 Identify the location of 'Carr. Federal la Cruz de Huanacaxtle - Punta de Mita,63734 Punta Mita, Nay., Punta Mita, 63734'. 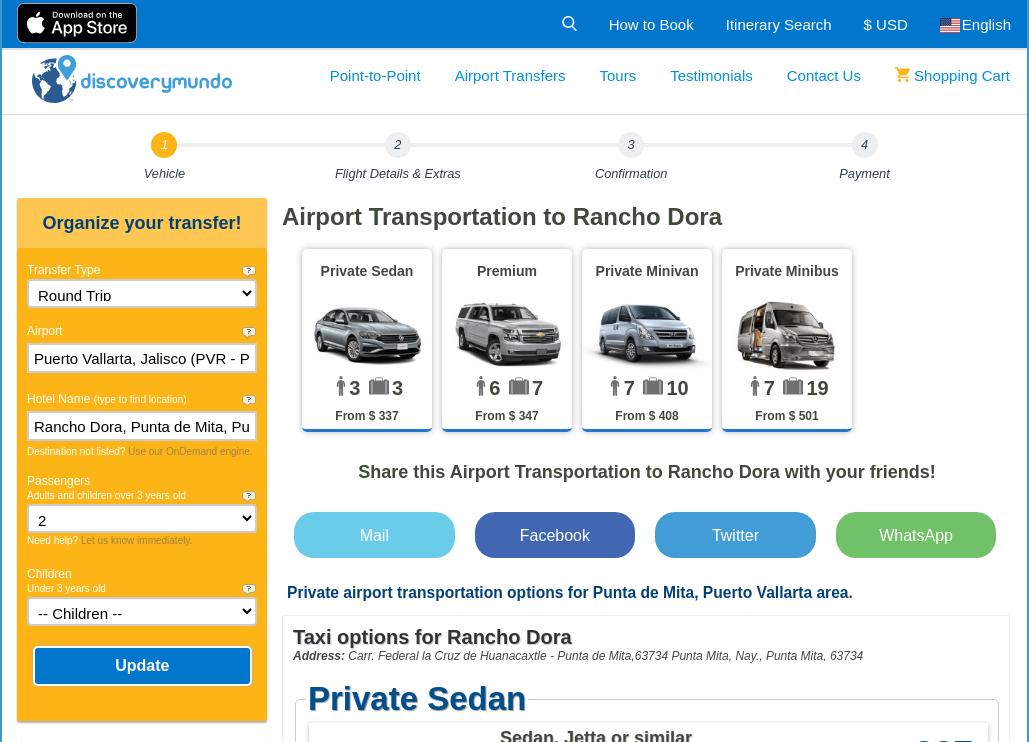
(604, 655).